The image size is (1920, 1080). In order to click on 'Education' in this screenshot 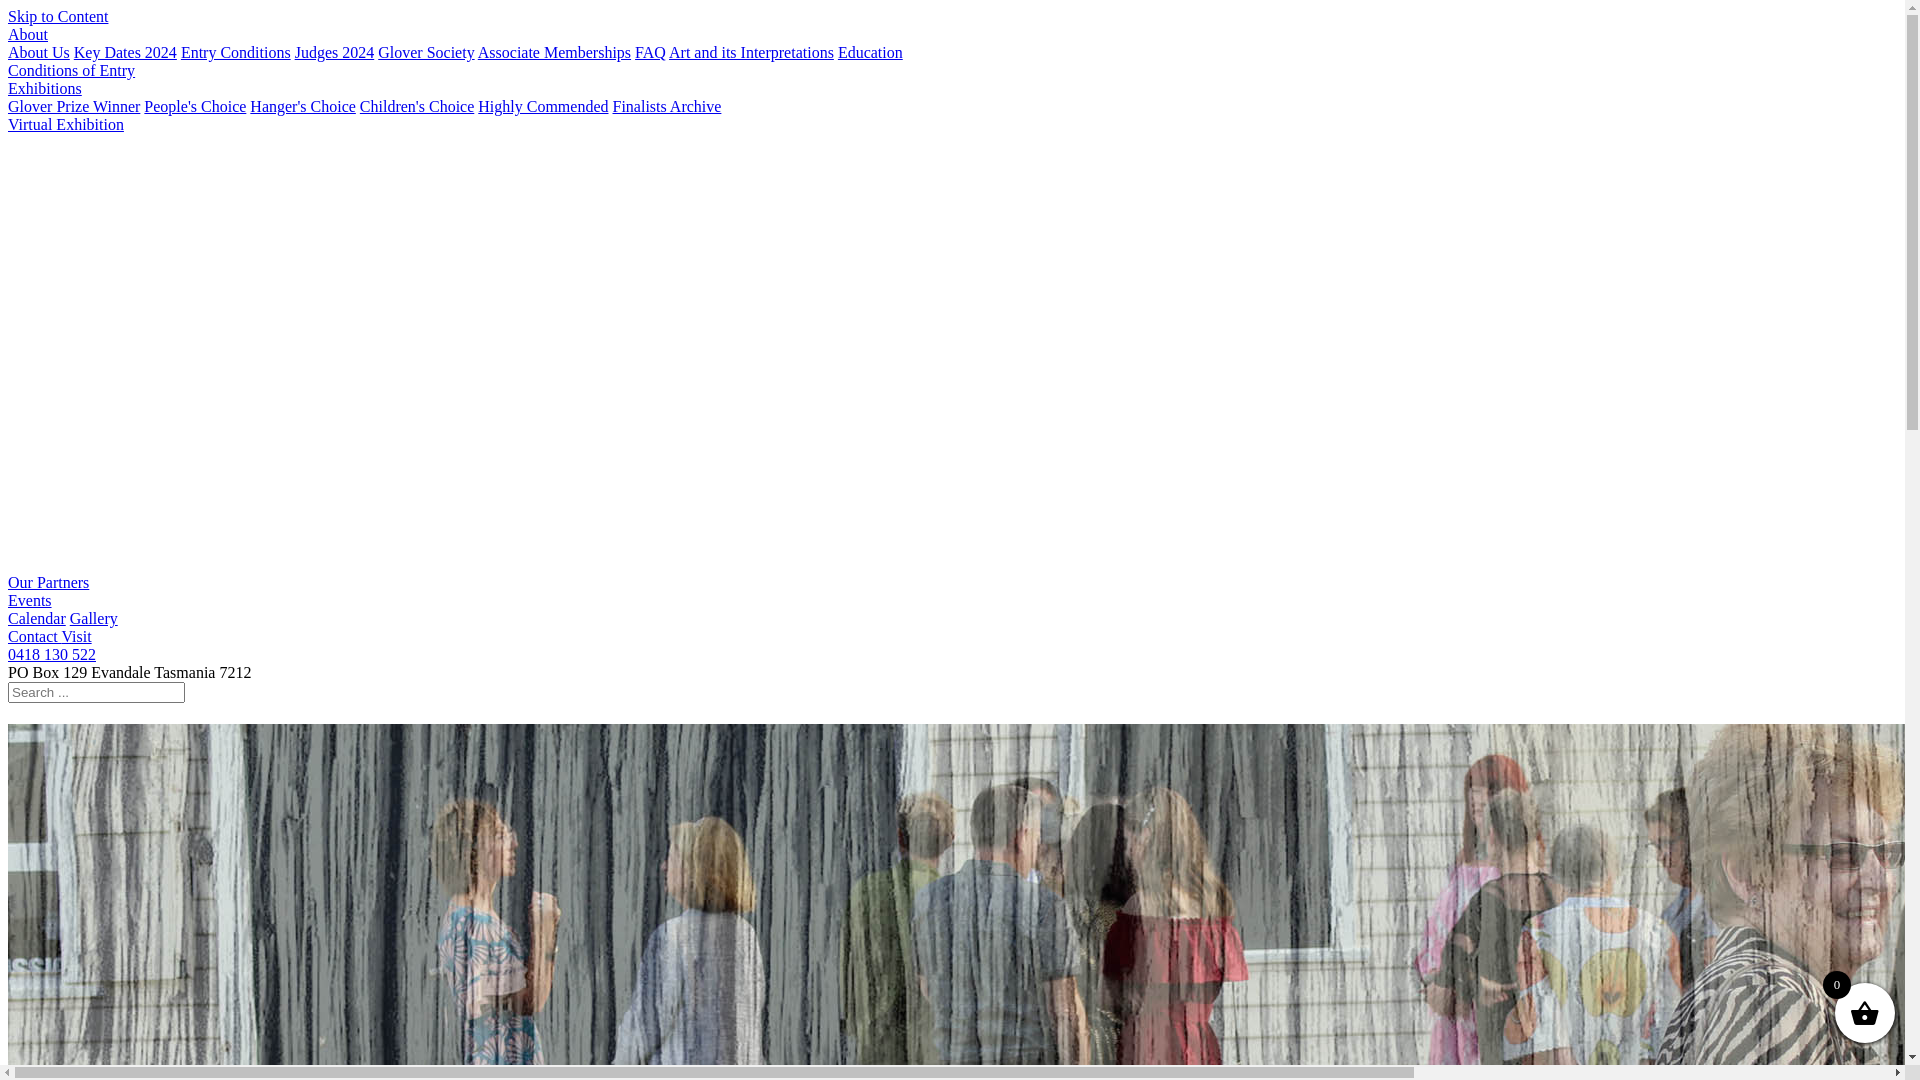, I will do `click(870, 51)`.